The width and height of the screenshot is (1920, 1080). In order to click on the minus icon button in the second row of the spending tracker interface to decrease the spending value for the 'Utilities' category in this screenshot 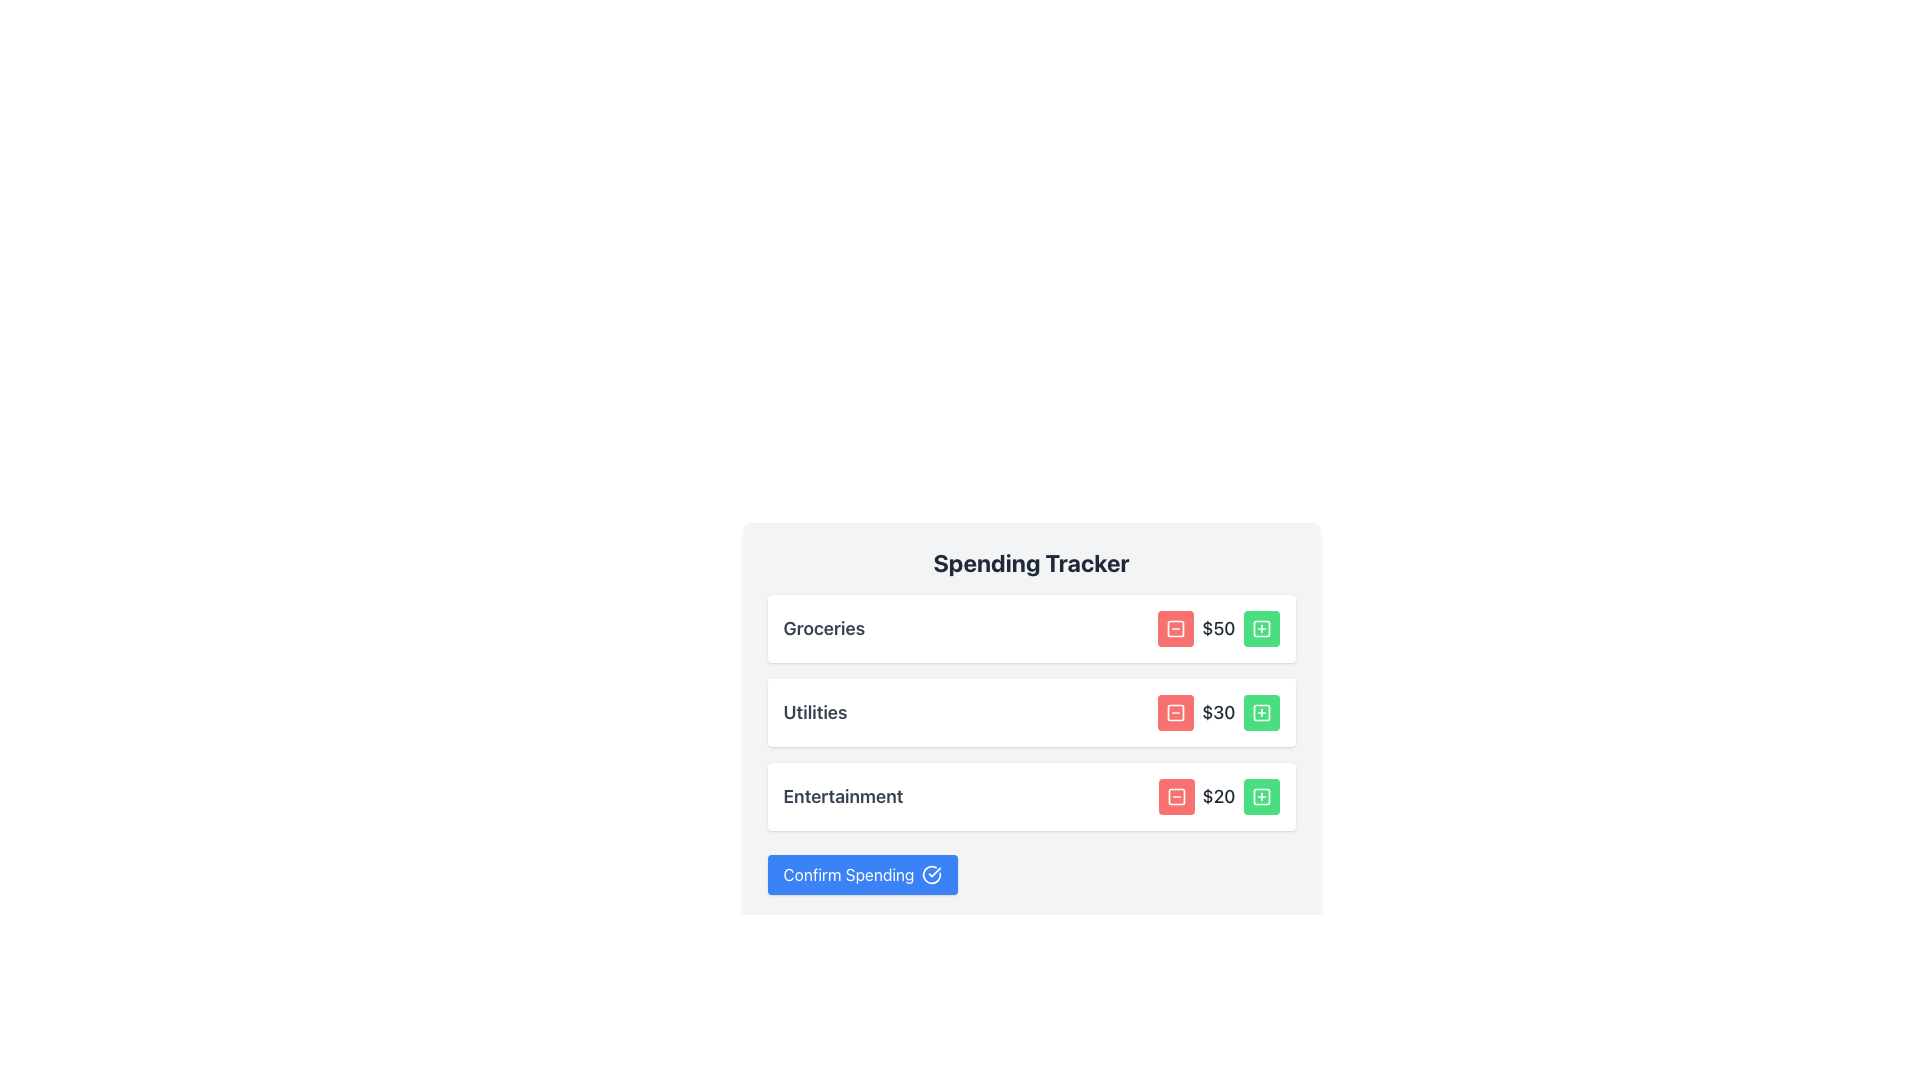, I will do `click(1176, 712)`.